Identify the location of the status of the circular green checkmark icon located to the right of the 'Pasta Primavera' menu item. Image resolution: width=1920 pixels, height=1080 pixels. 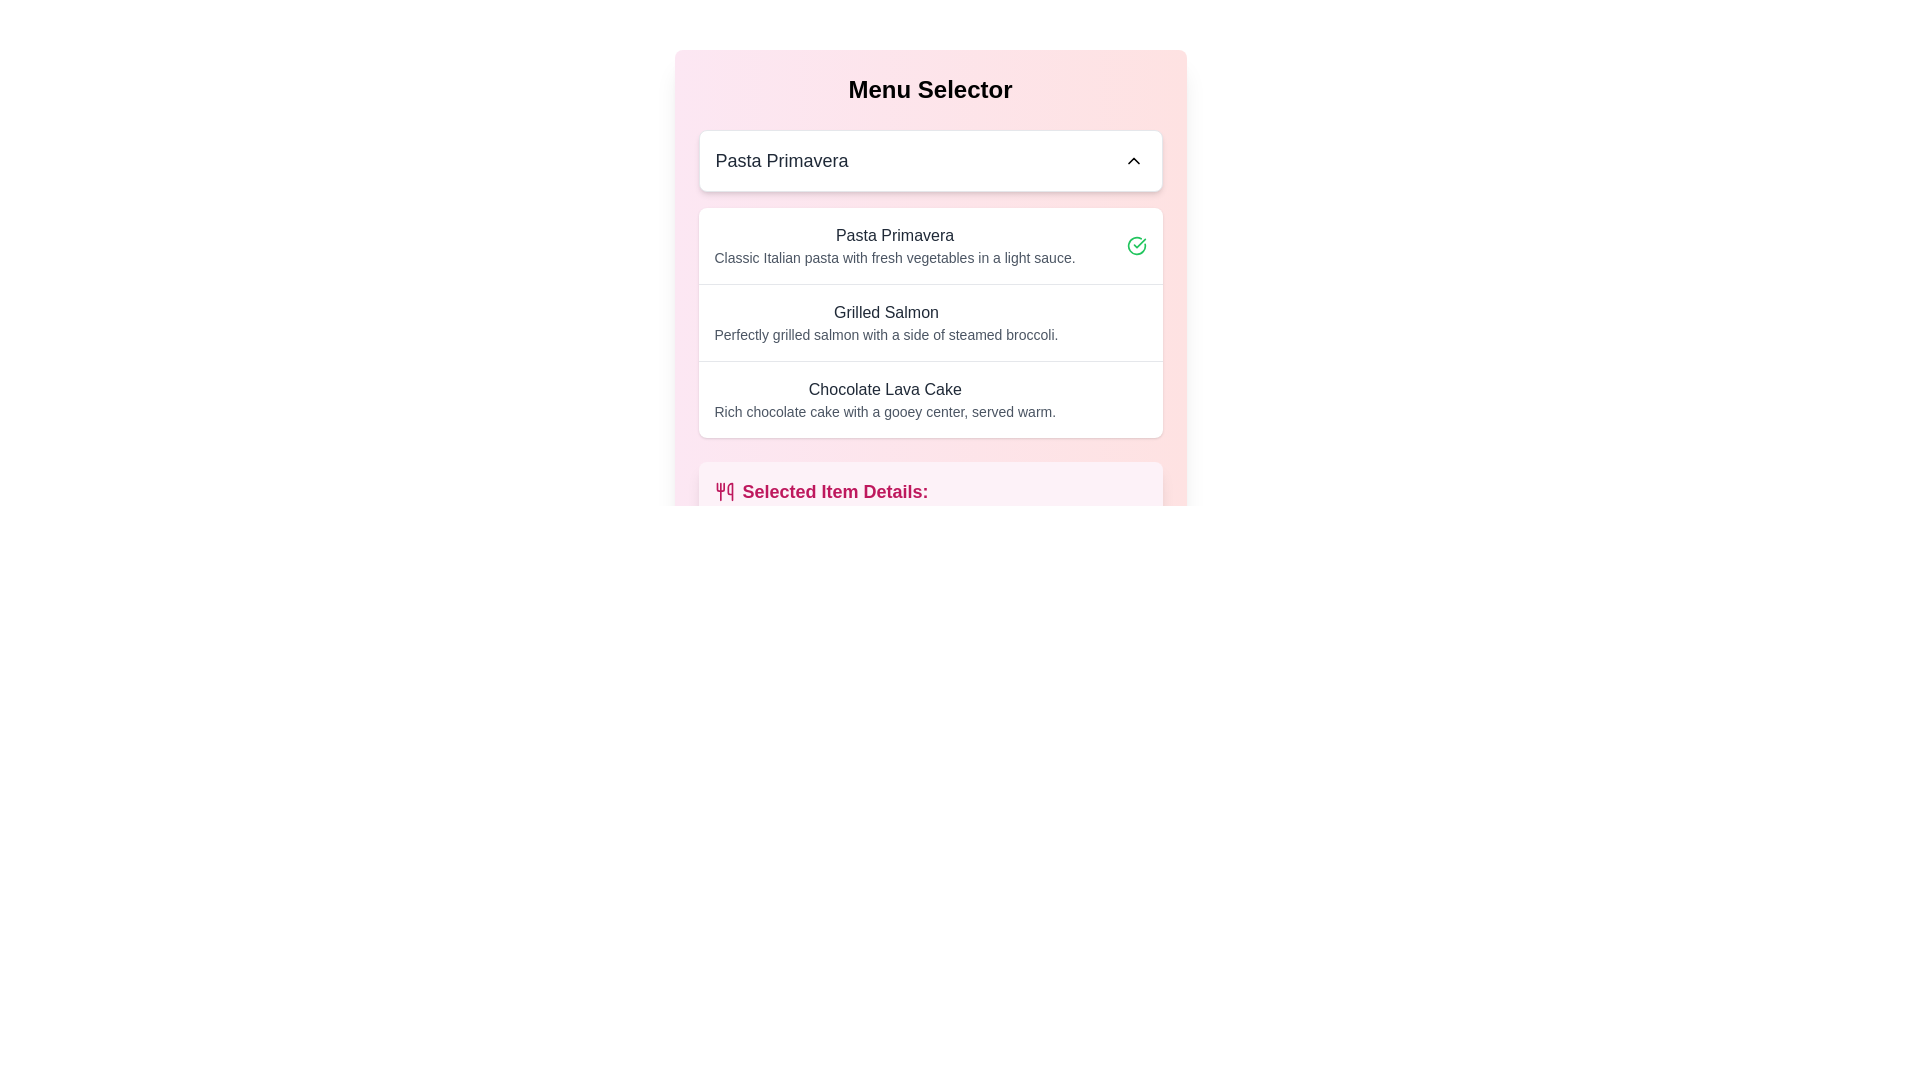
(1136, 245).